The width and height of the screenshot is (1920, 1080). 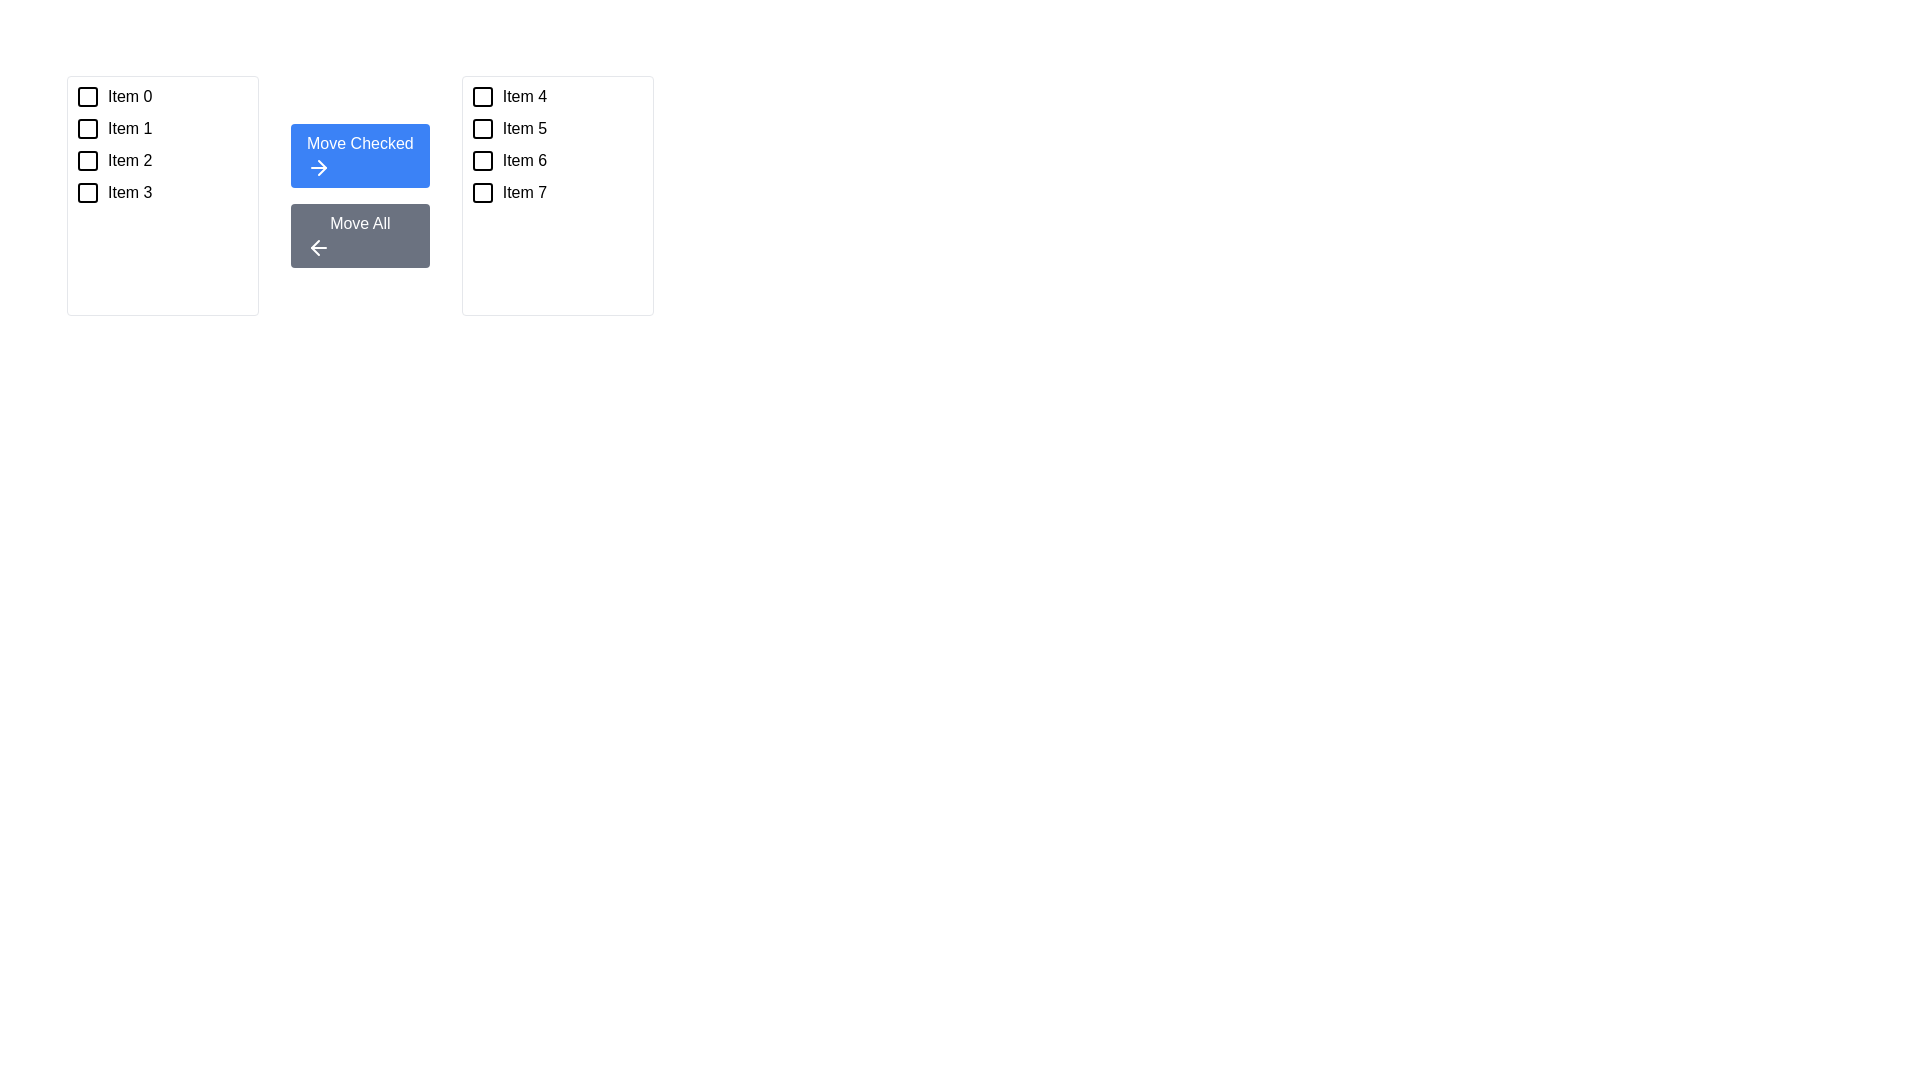 I want to click on the interactive checkbox linked to the label 'Item 3' to indicate focus, so click(x=86, y=192).